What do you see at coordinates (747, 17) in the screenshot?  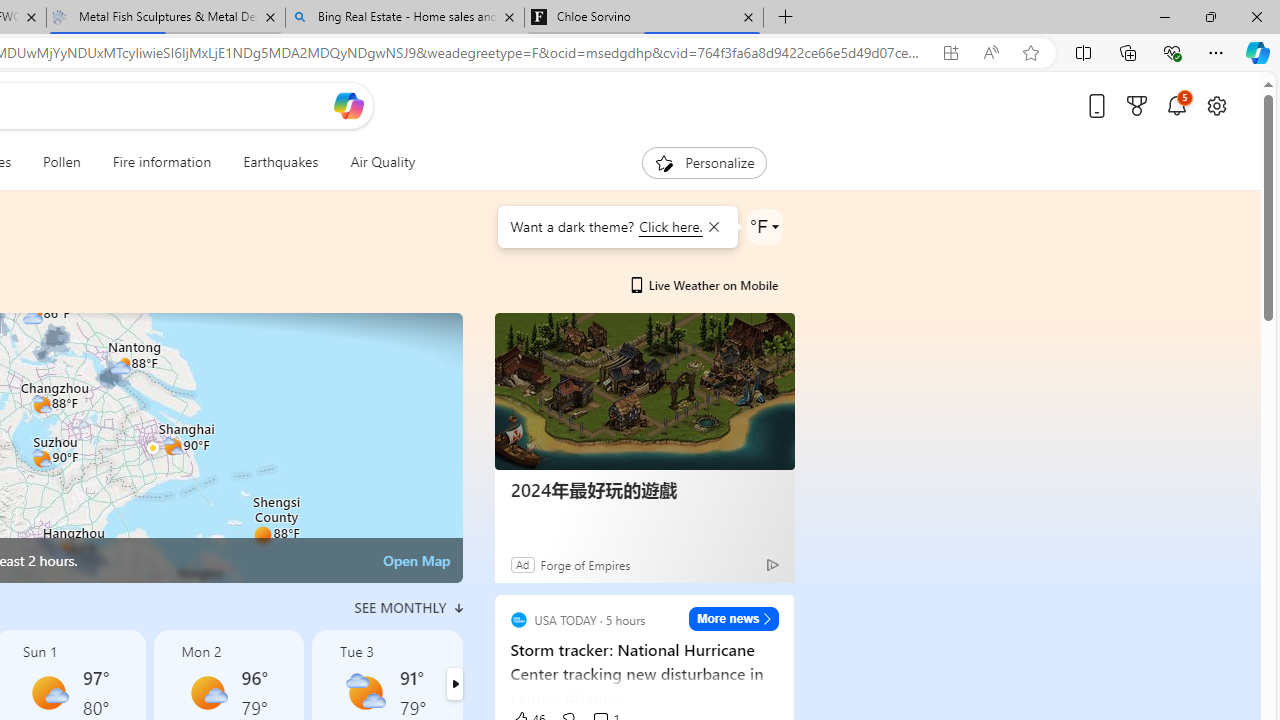 I see `'Close tab'` at bounding box center [747, 17].